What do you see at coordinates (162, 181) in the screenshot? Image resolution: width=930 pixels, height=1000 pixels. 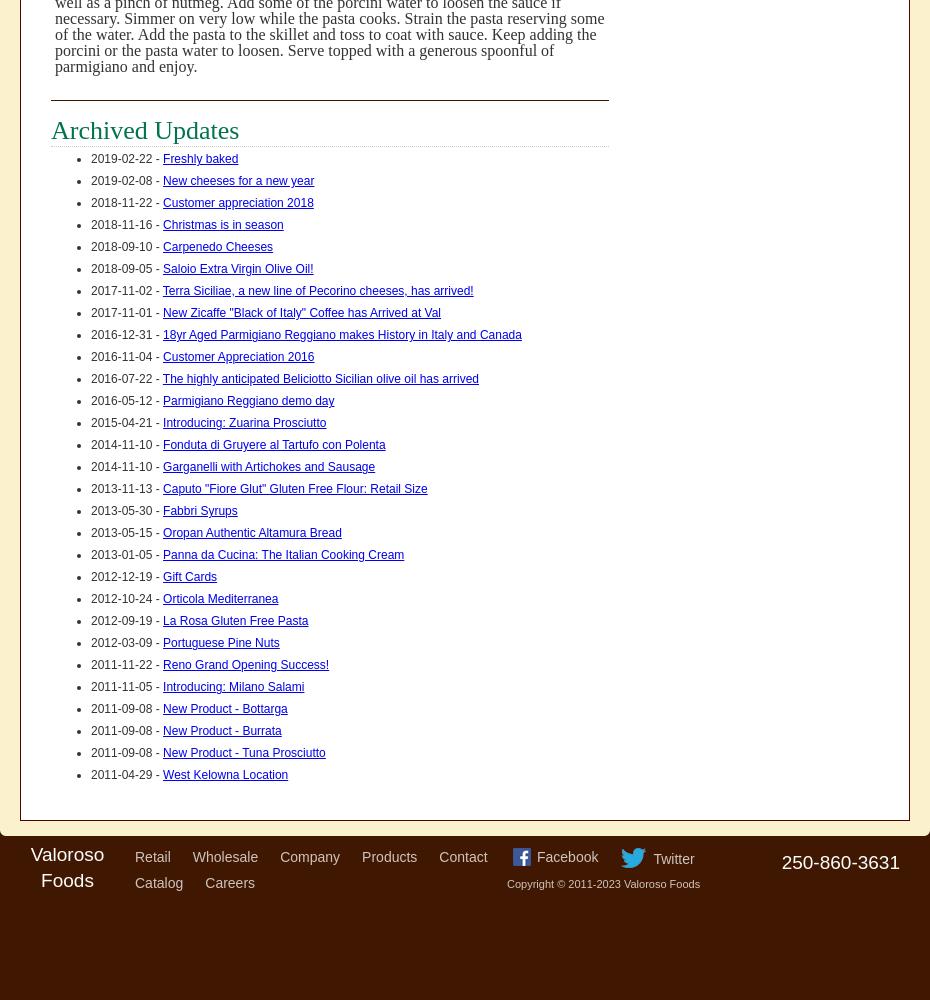 I see `'New cheeses for a new year'` at bounding box center [162, 181].